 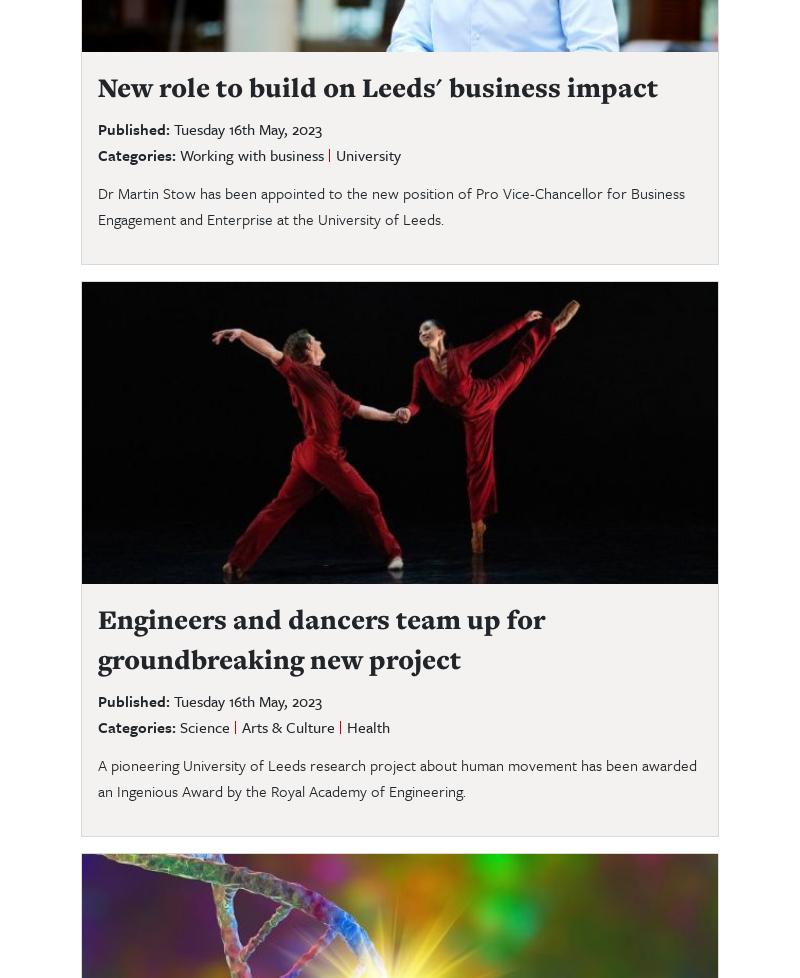 What do you see at coordinates (377, 86) in the screenshot?
I see `'New role to build on Leeds' business impact'` at bounding box center [377, 86].